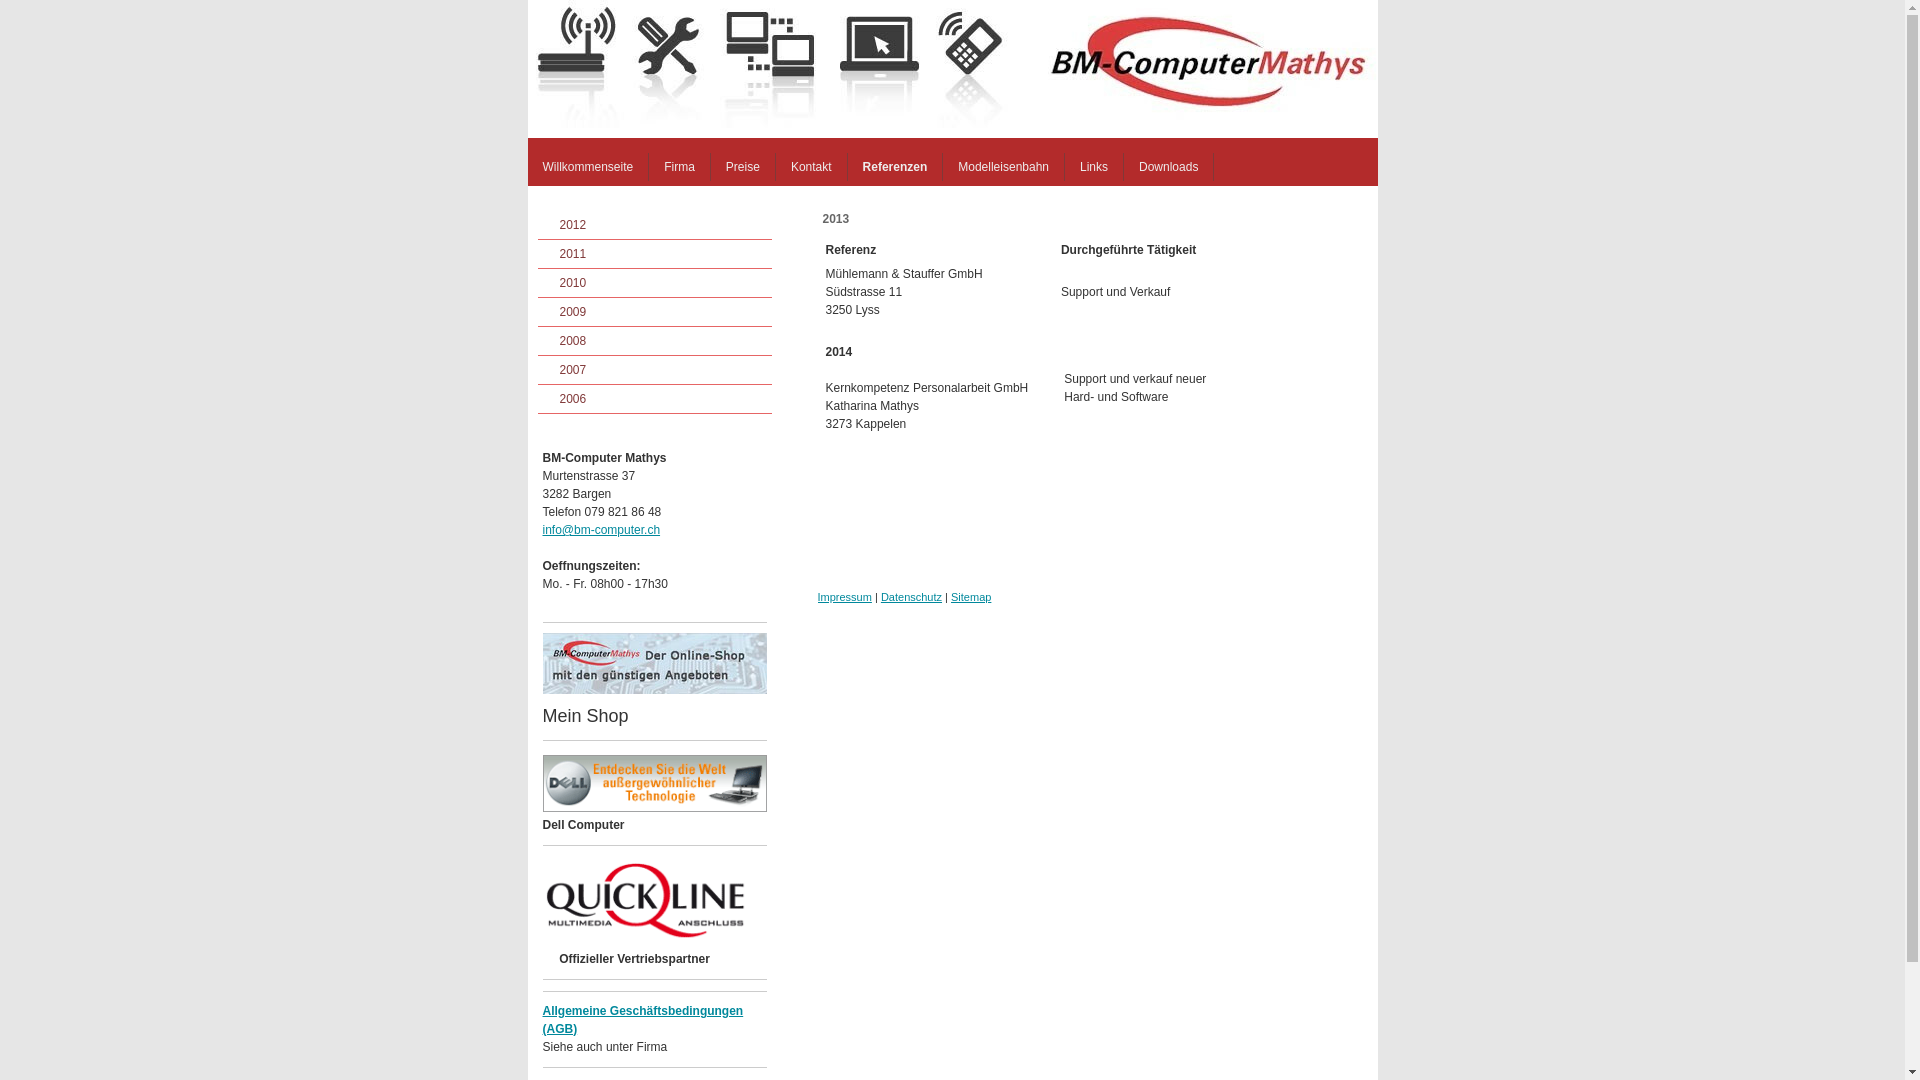 The height and width of the screenshot is (1080, 1920). What do you see at coordinates (1093, 165) in the screenshot?
I see `'Links'` at bounding box center [1093, 165].